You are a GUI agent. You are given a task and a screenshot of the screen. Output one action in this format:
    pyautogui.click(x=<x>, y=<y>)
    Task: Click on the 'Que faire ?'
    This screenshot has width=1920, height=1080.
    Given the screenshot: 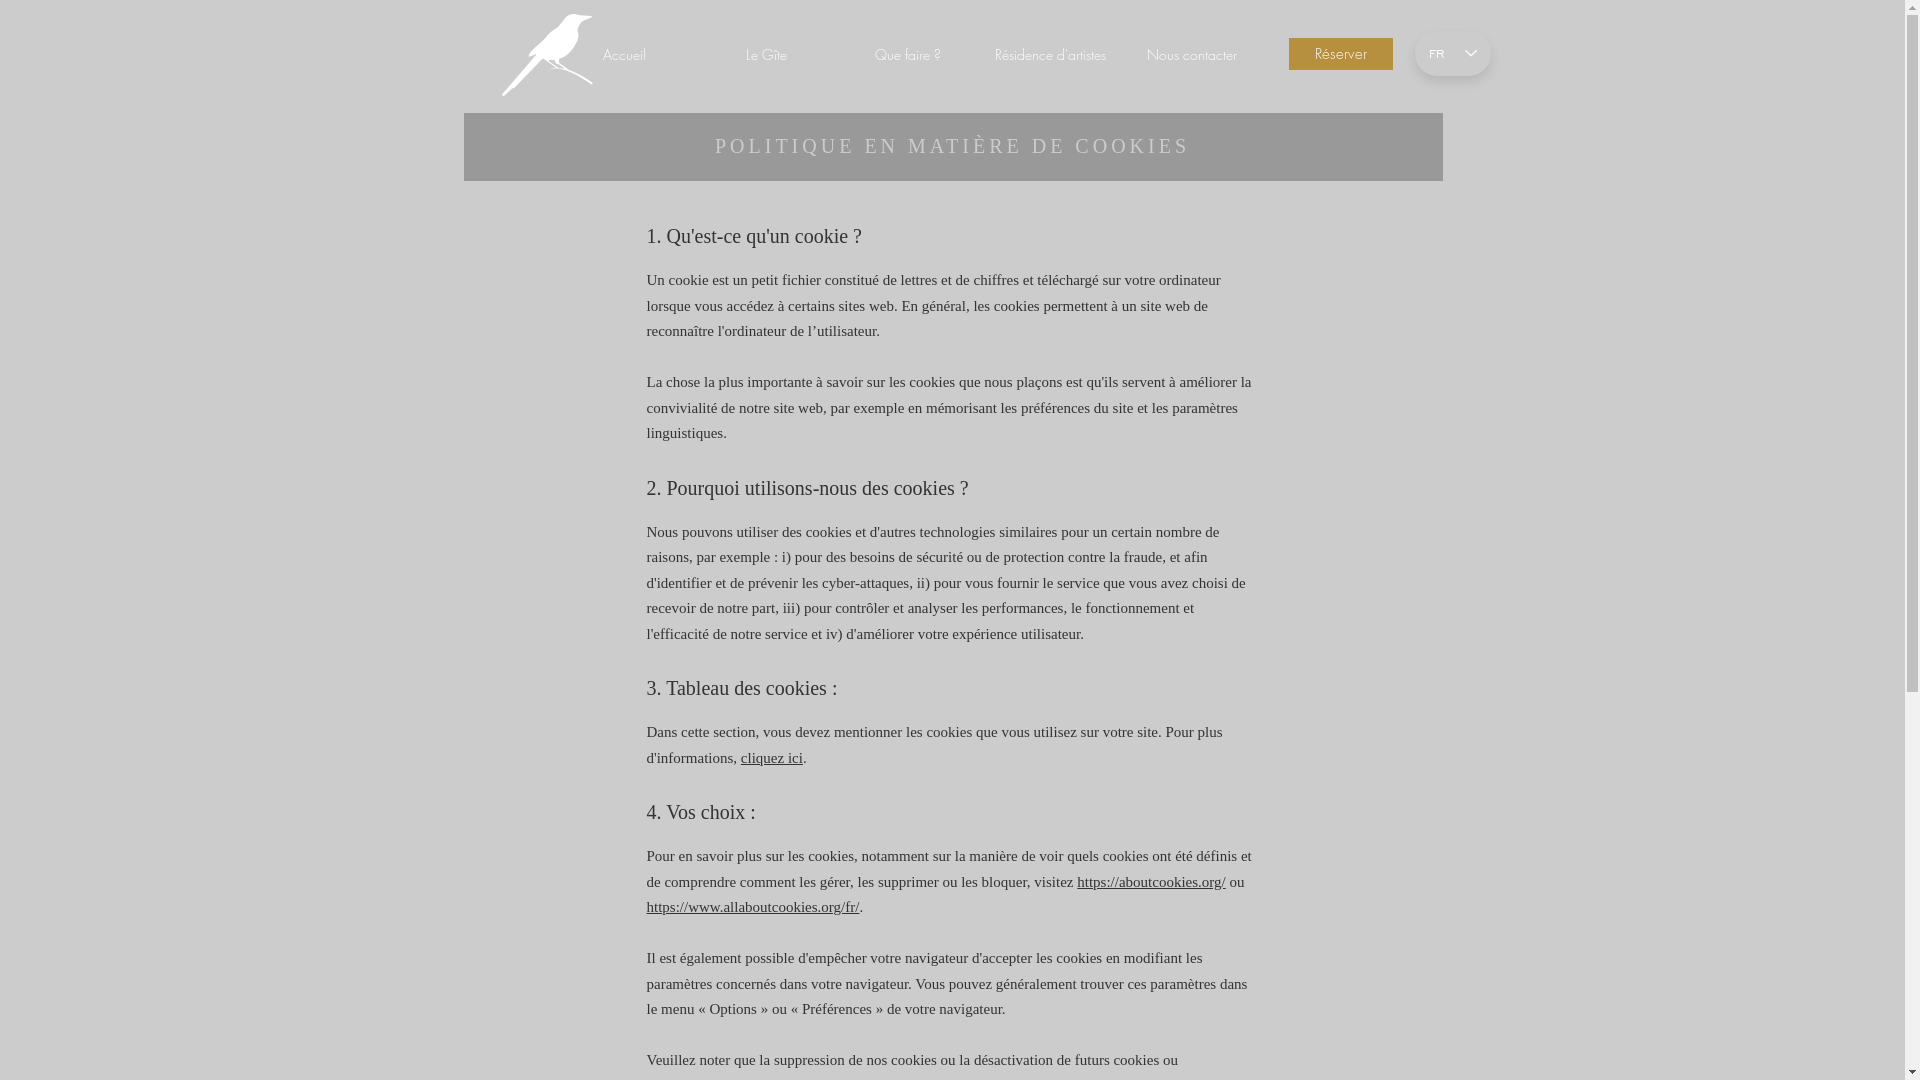 What is the action you would take?
    pyautogui.click(x=906, y=53)
    